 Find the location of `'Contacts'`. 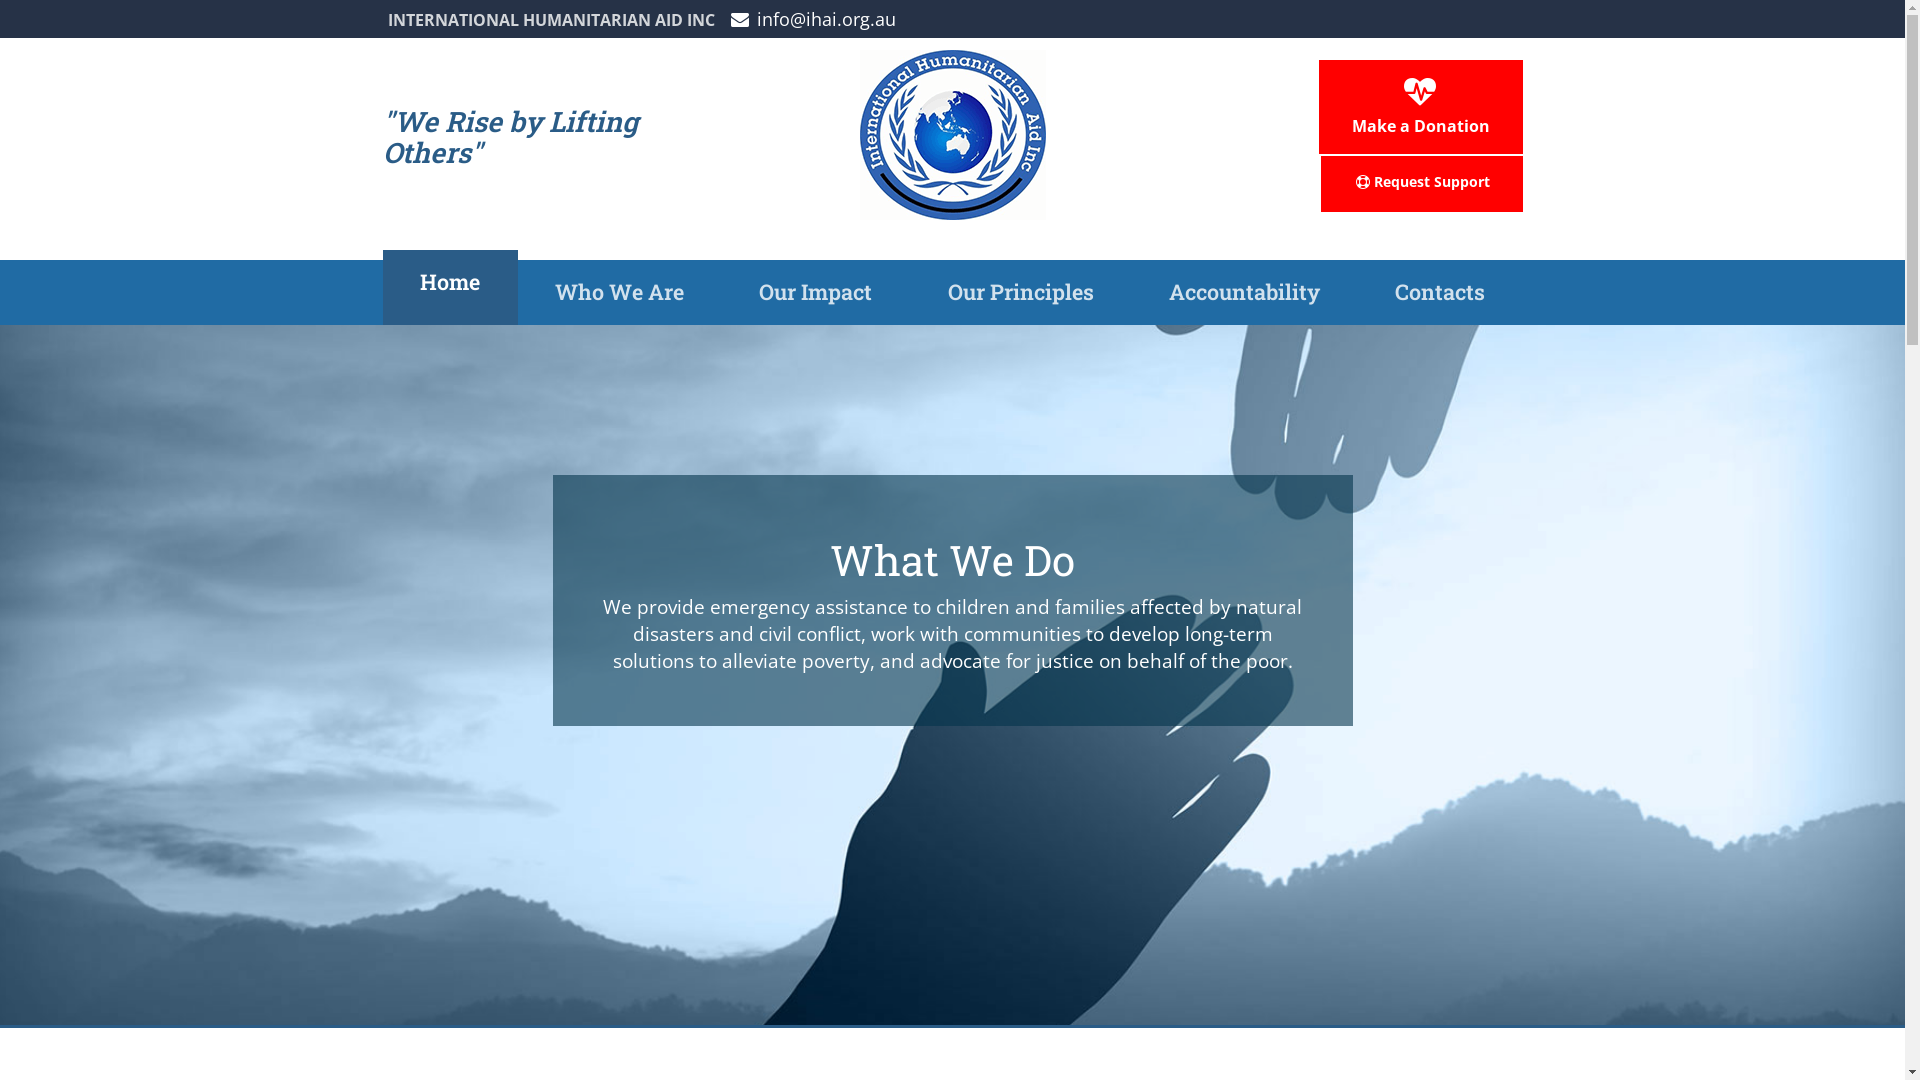

'Contacts' is located at coordinates (169, 393).